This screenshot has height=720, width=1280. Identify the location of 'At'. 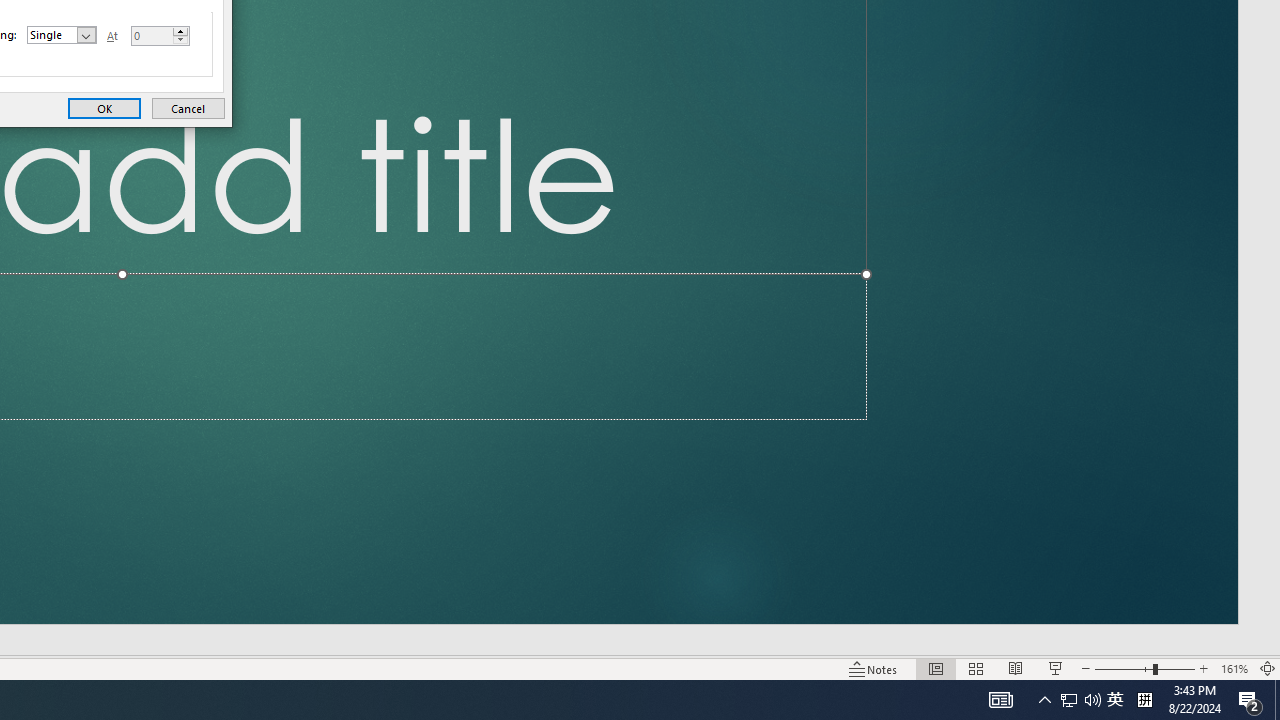
(160, 36).